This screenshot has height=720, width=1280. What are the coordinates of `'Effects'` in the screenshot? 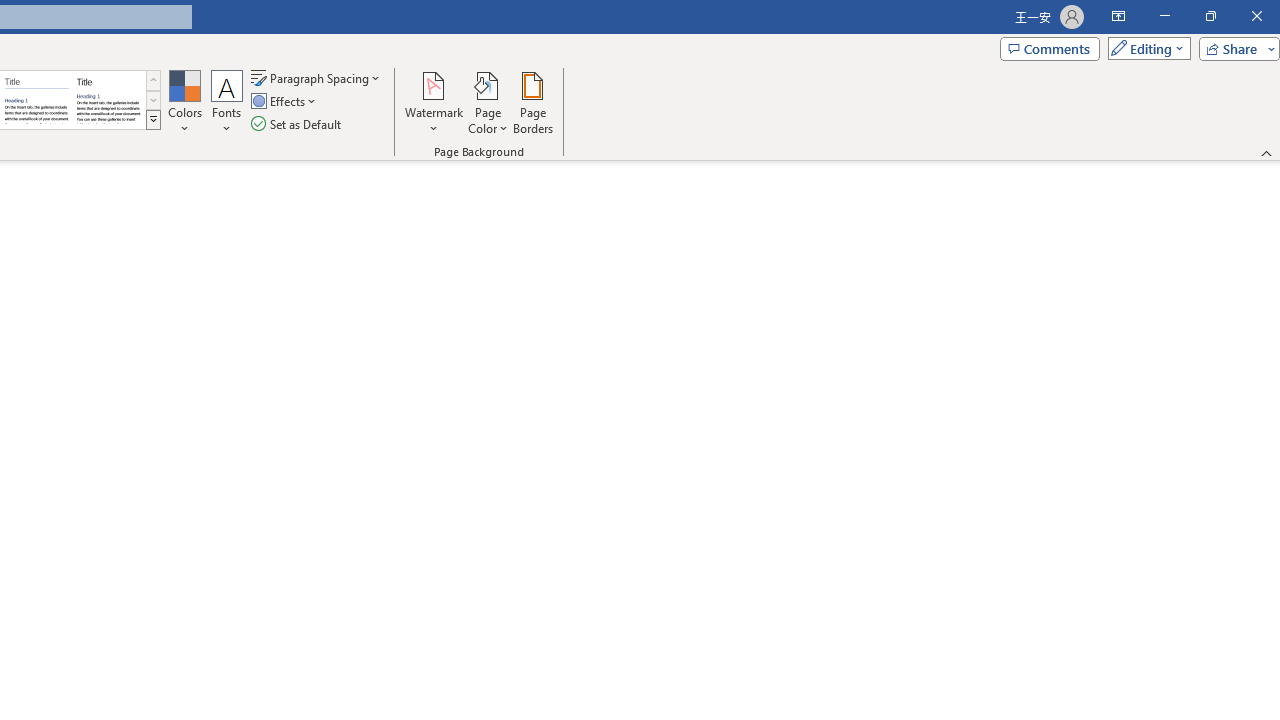 It's located at (284, 101).